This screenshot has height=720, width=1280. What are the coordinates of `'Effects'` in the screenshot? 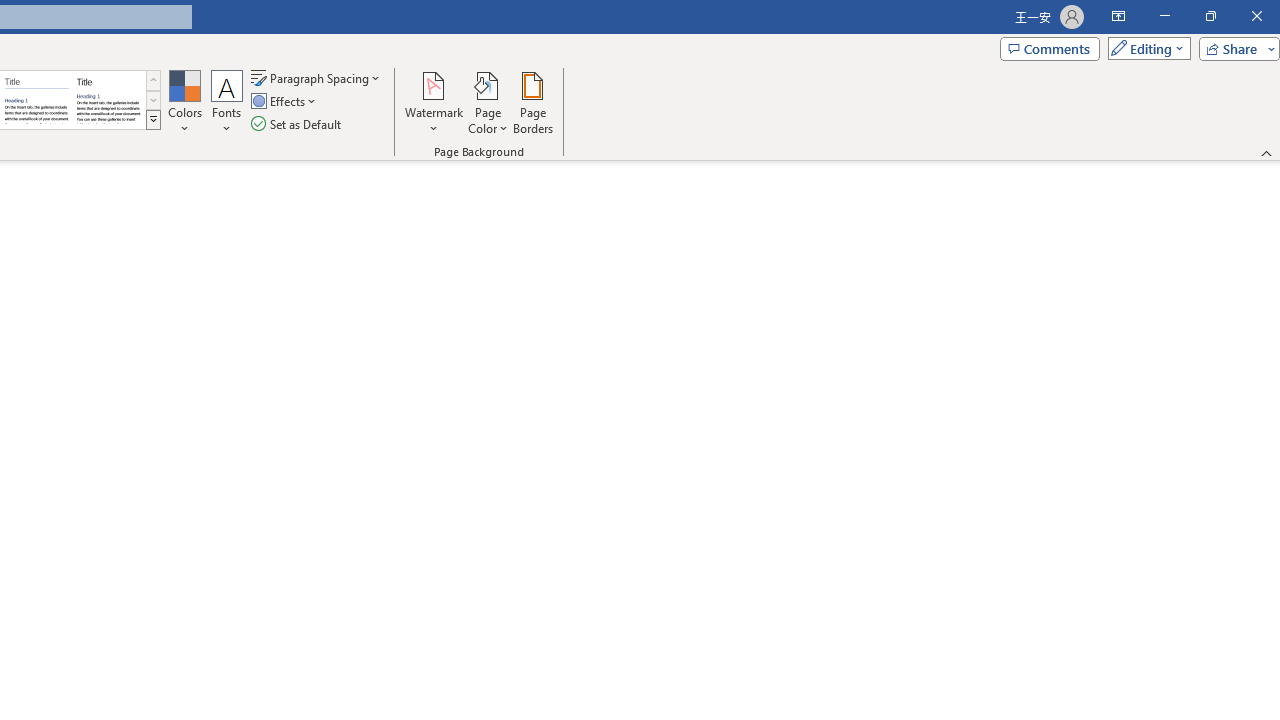 It's located at (284, 101).